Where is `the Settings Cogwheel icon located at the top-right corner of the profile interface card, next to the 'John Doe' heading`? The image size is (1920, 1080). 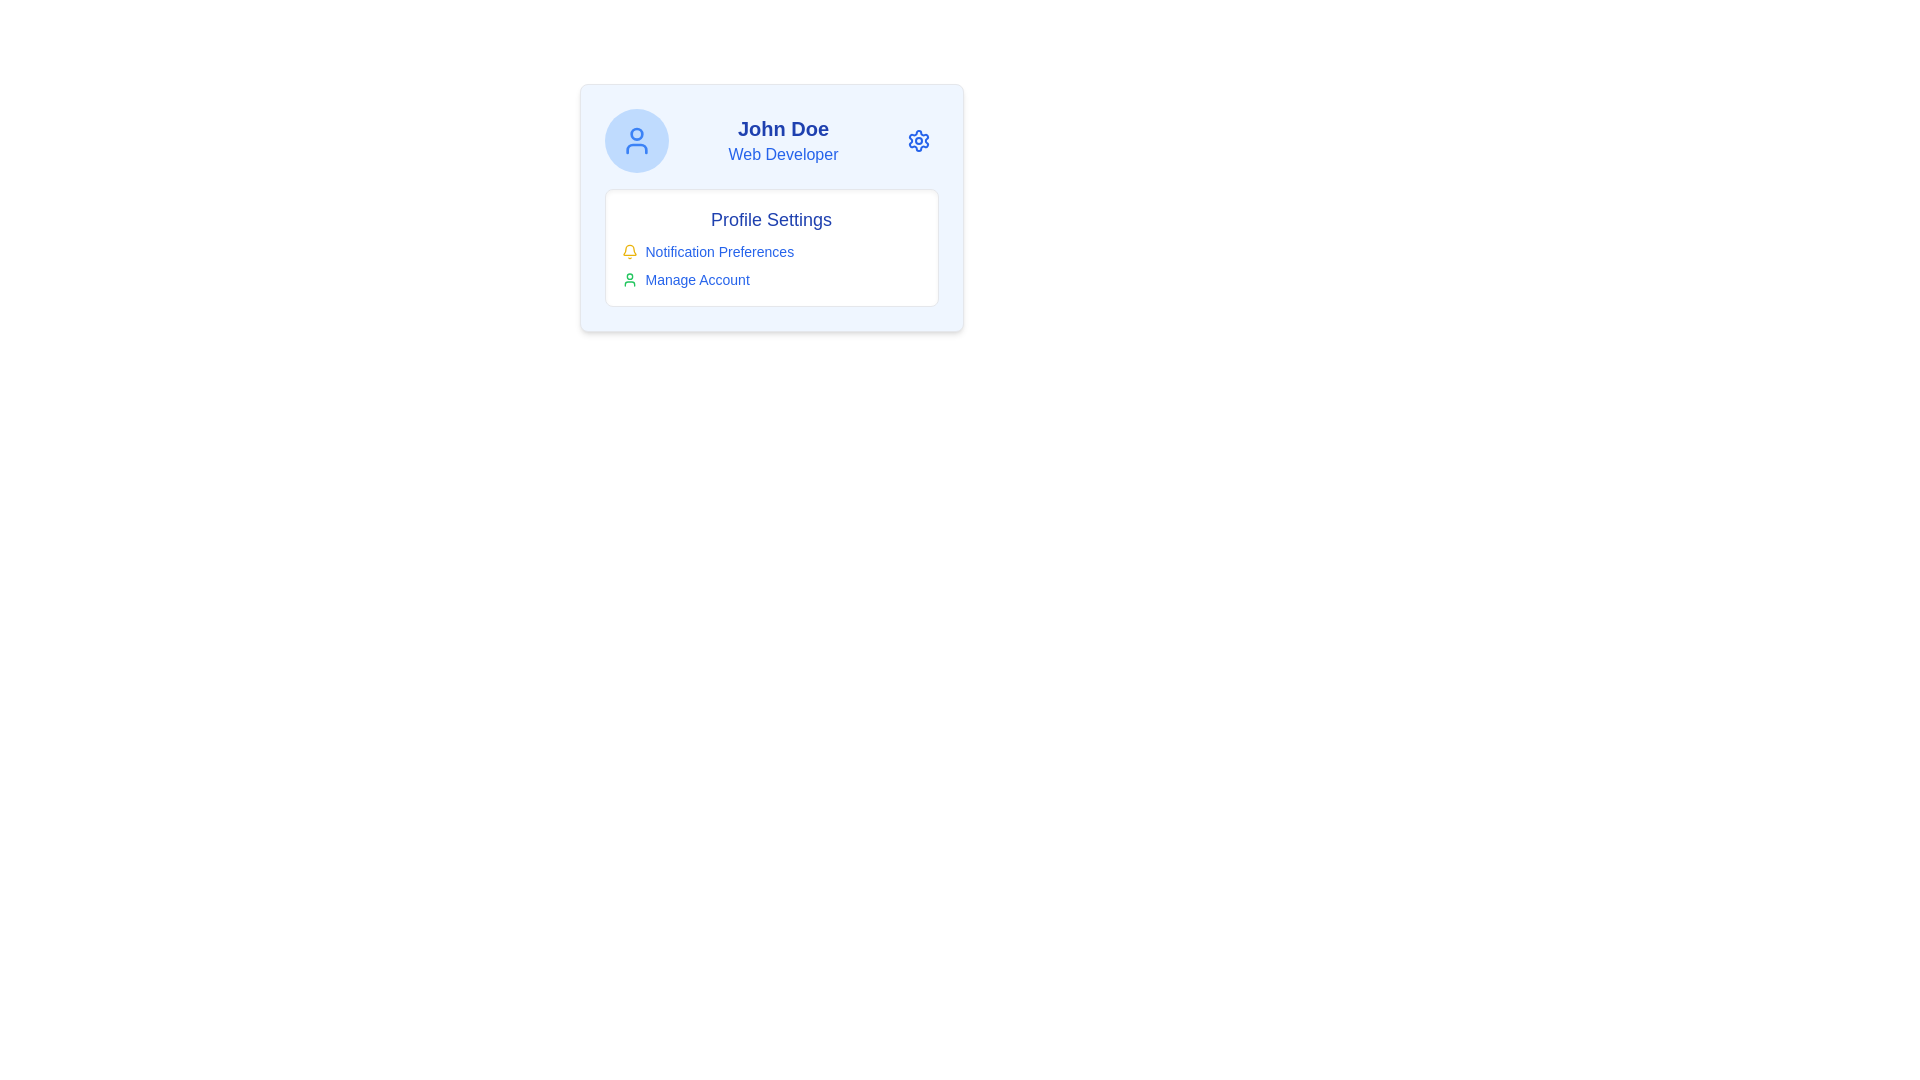
the Settings Cogwheel icon located at the top-right corner of the profile interface card, next to the 'John Doe' heading is located at coordinates (917, 140).